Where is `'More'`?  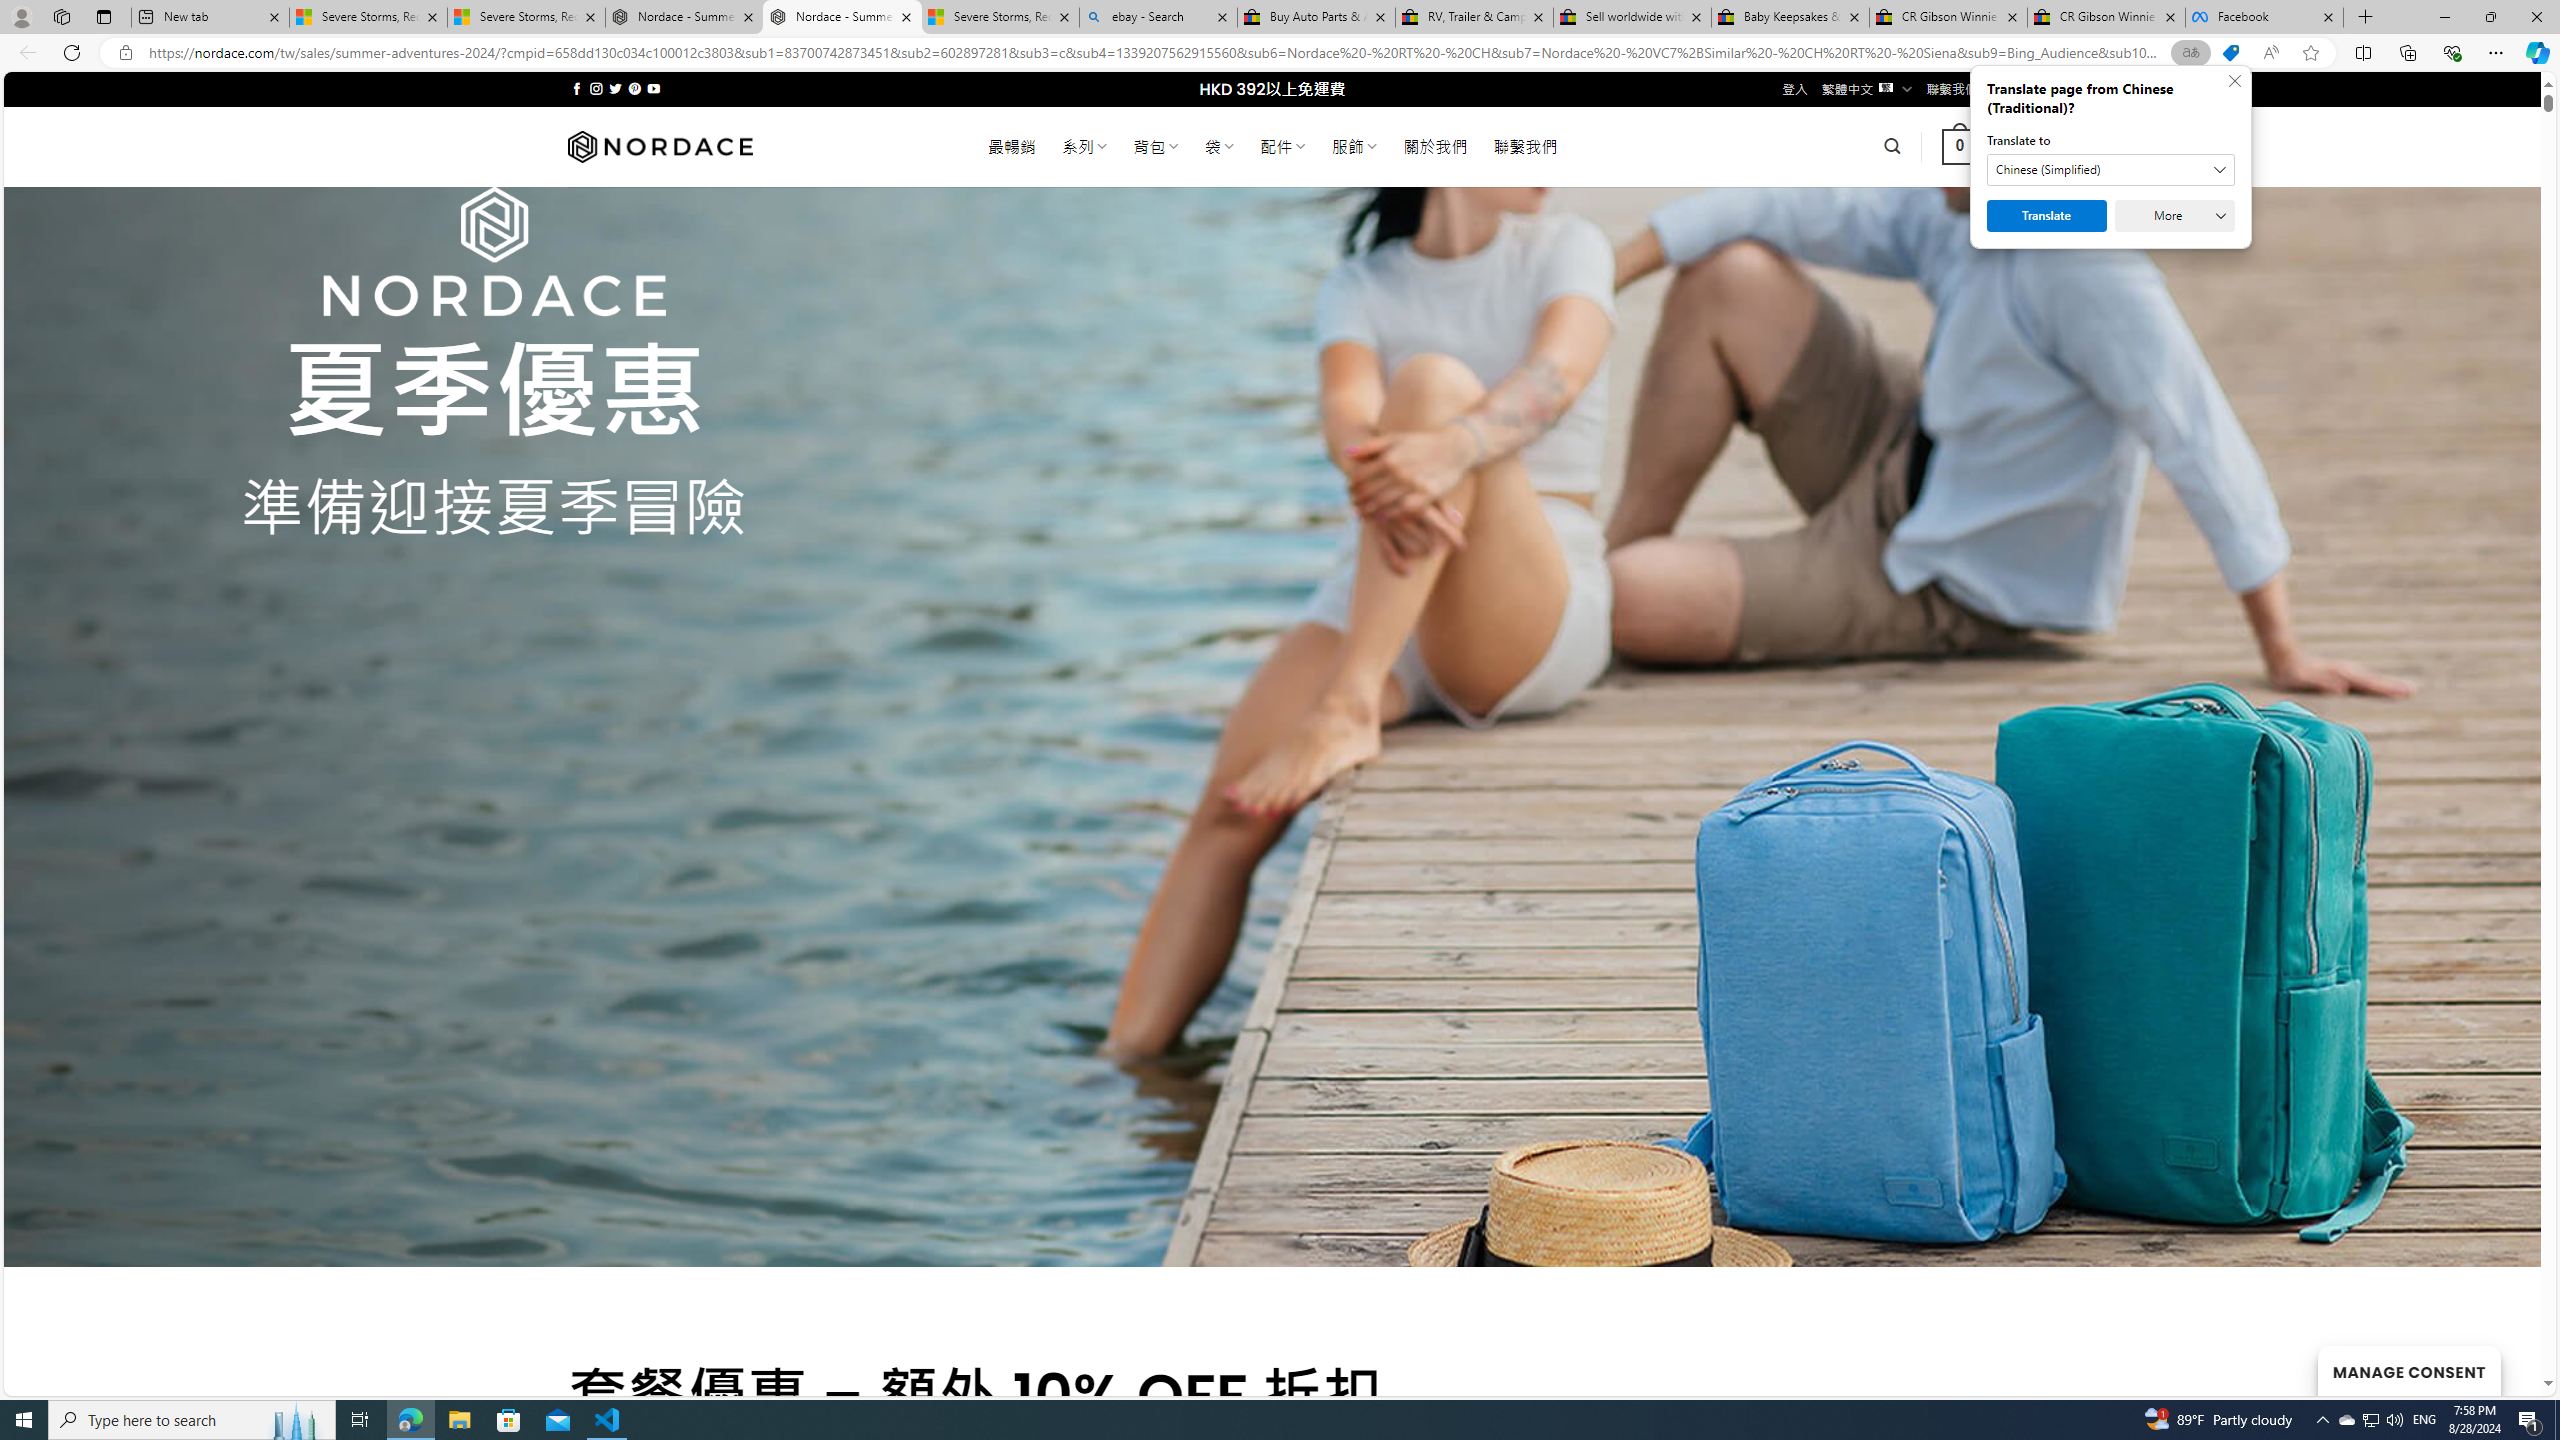
'More' is located at coordinates (2173, 215).